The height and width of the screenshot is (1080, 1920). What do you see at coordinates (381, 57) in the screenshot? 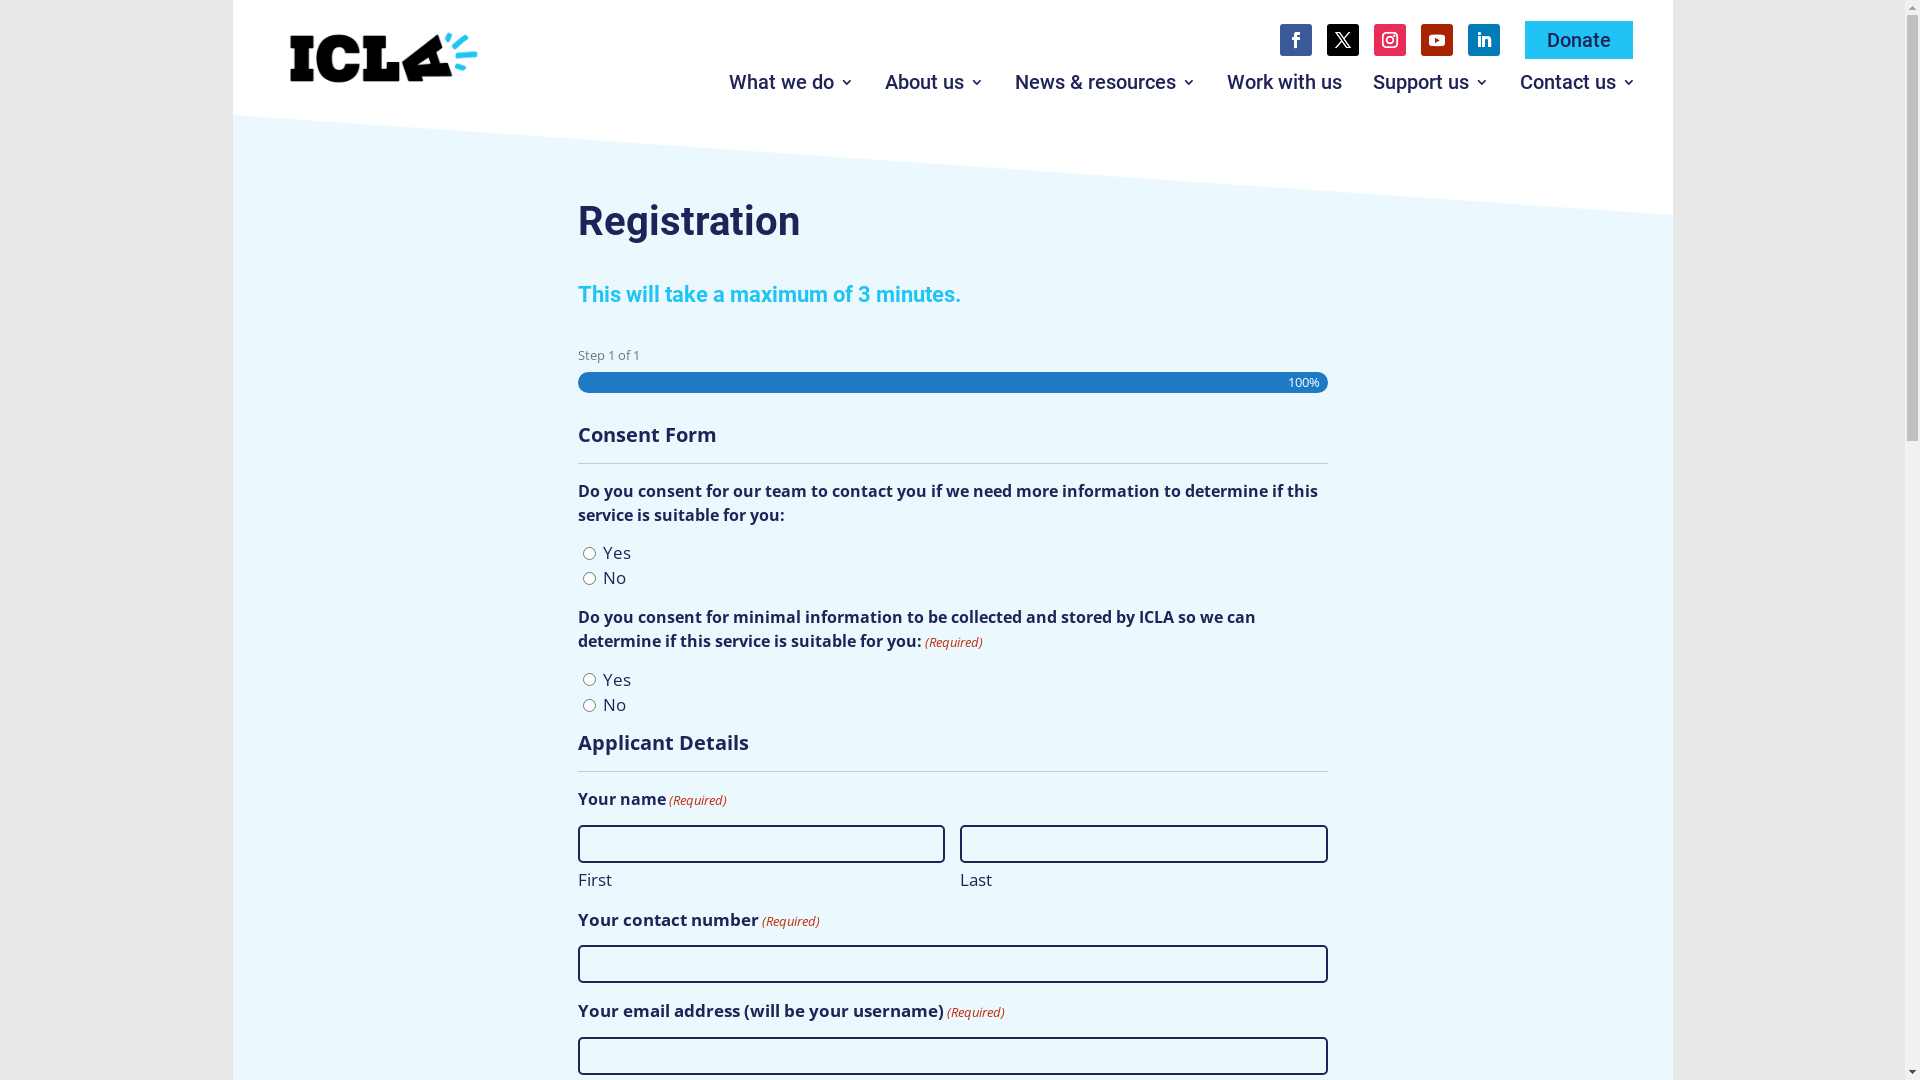
I see `'ICLA_Logo_Colour_Rev_Full_1_lge'` at bounding box center [381, 57].